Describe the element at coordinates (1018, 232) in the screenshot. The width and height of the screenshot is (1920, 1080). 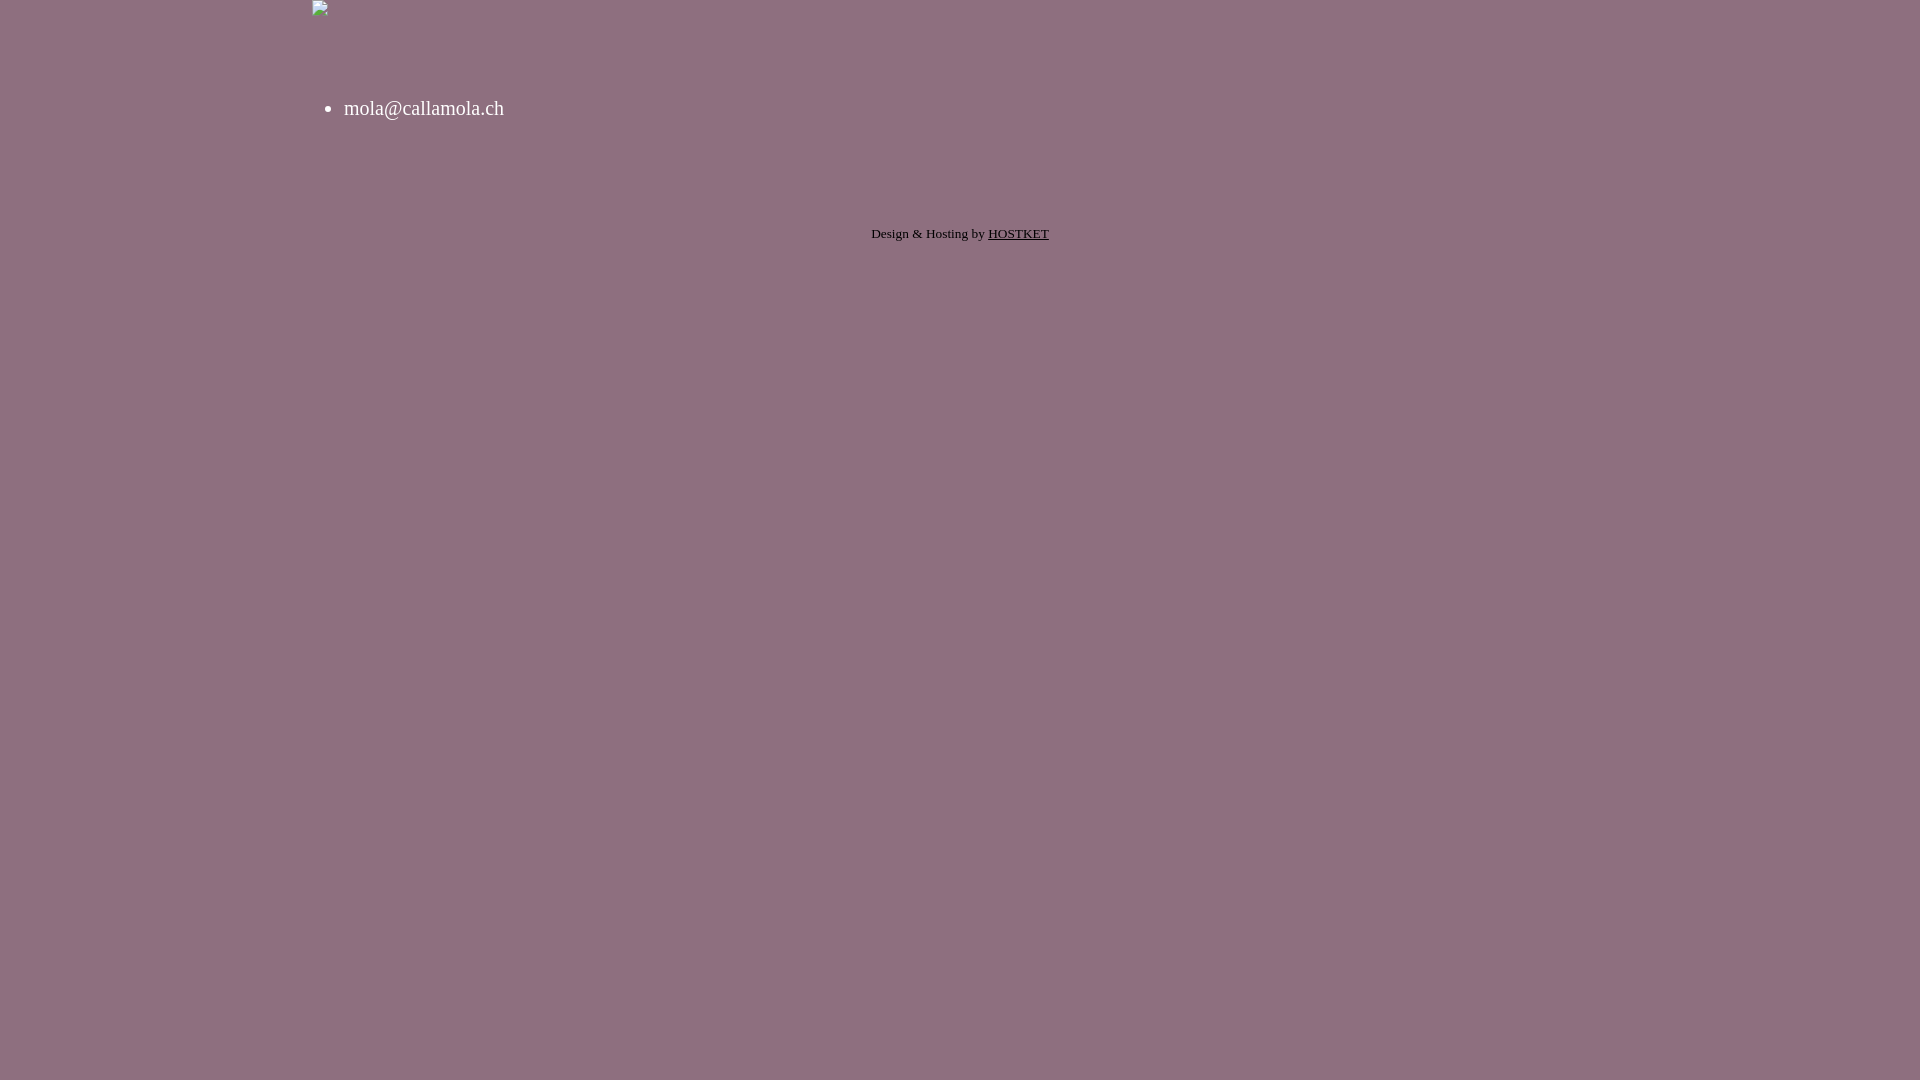
I see `'HOSTKET'` at that location.